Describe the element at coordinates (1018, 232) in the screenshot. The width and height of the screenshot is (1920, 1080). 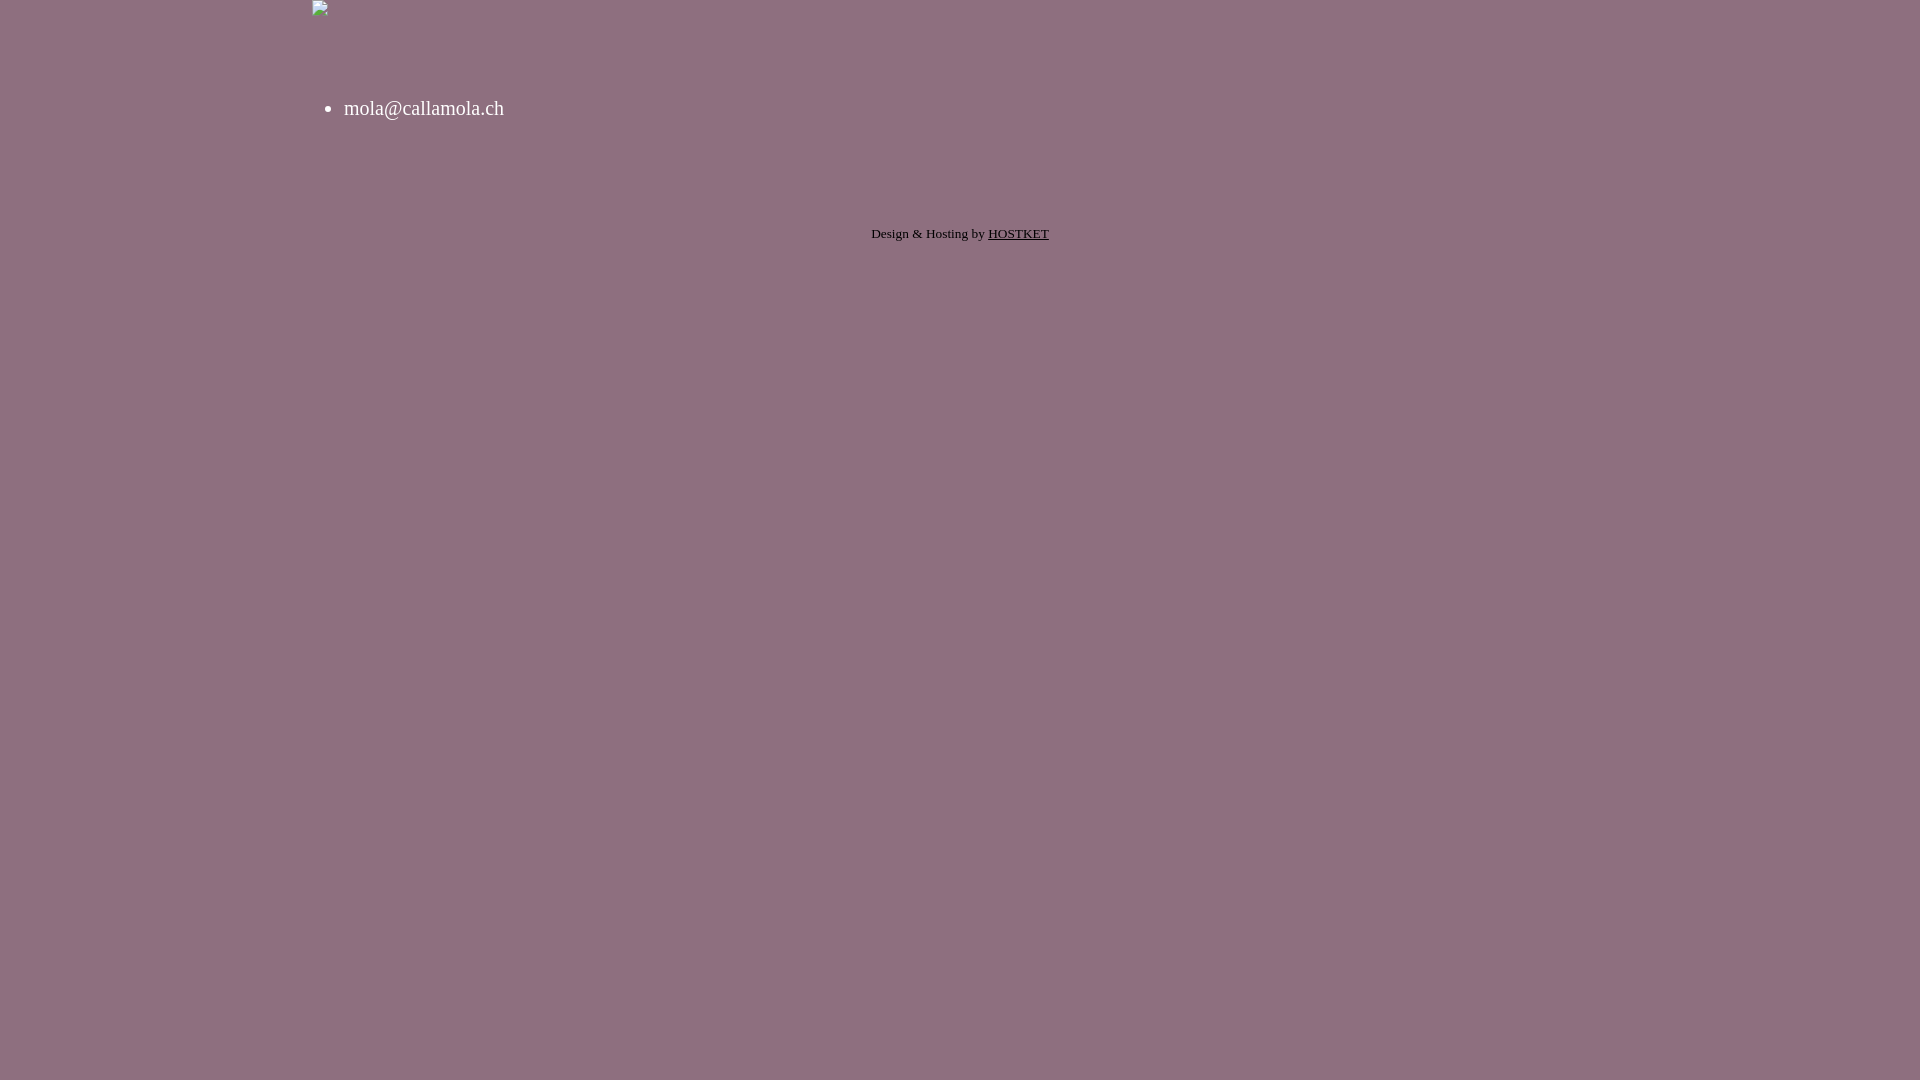
I see `'HOSTKET'` at that location.